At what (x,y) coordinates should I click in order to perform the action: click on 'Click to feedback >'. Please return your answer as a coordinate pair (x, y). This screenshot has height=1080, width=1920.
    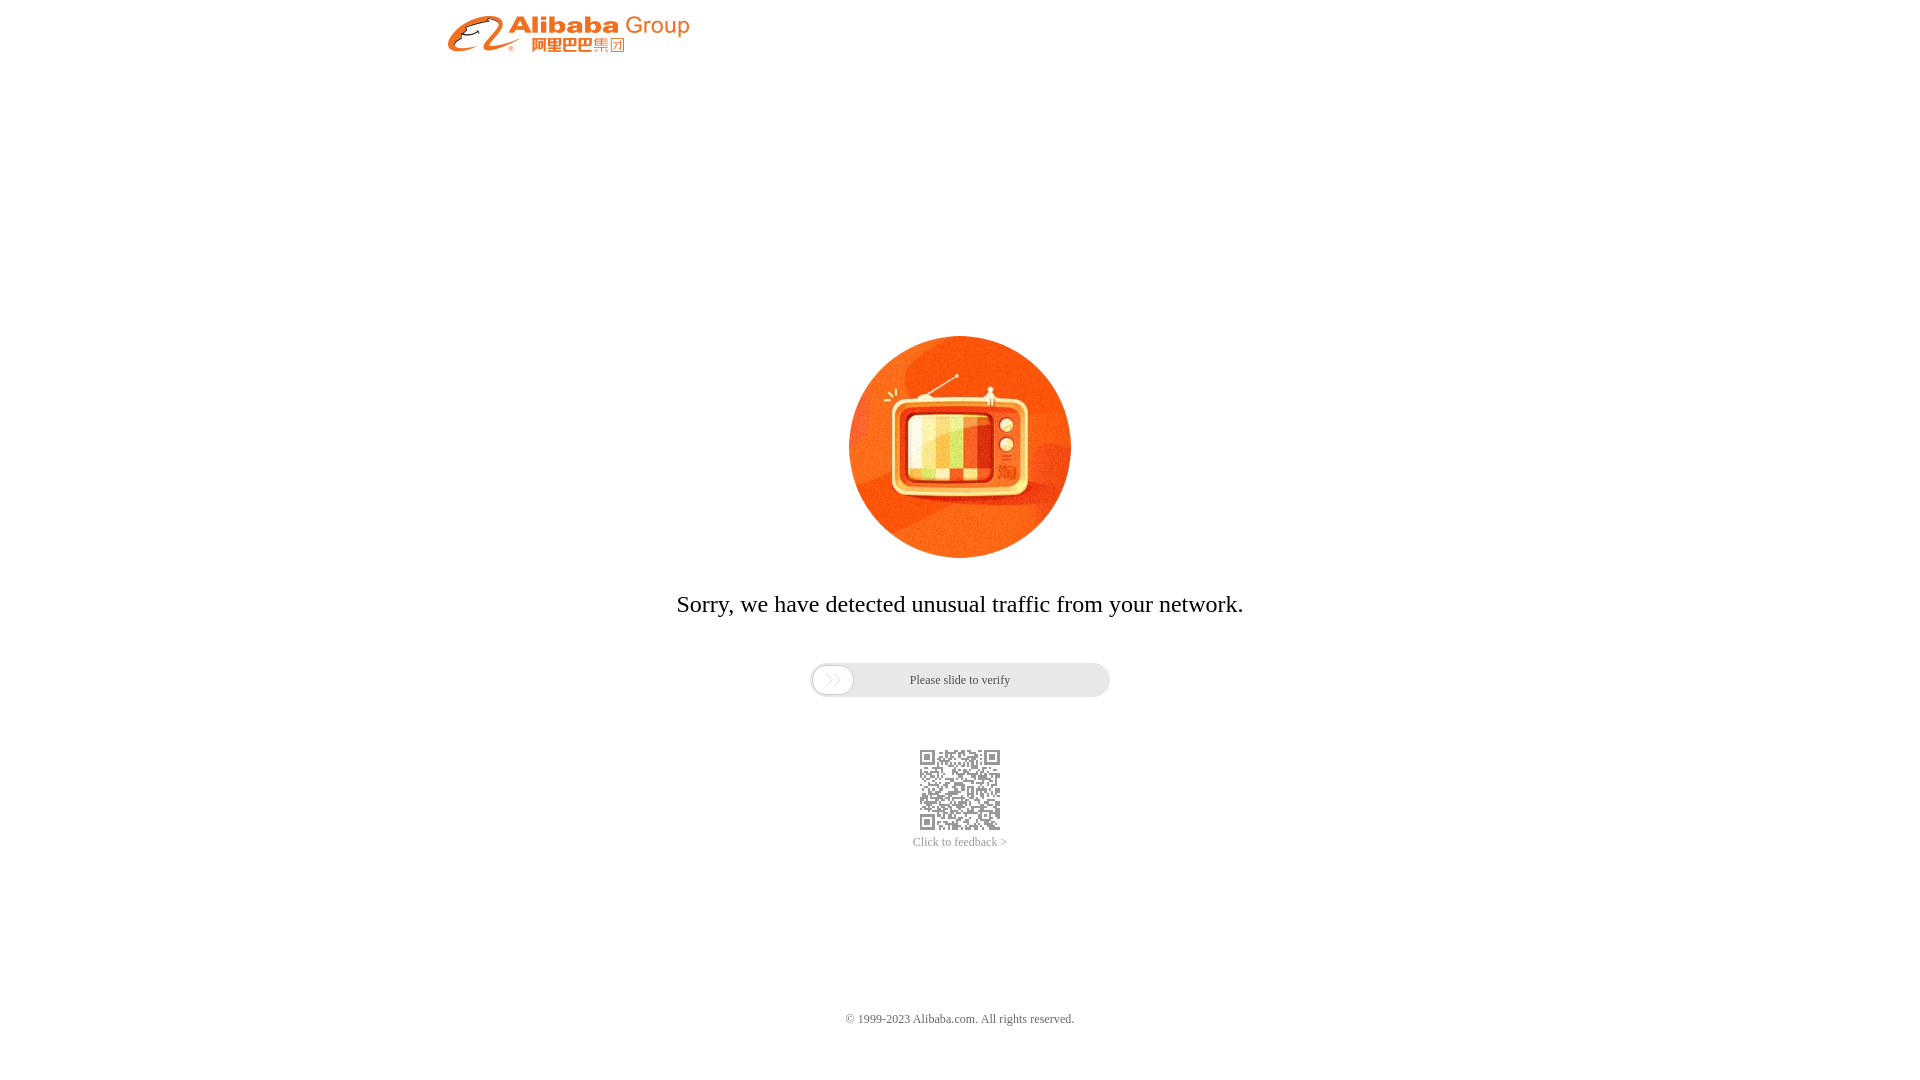
    Looking at the image, I should click on (960, 842).